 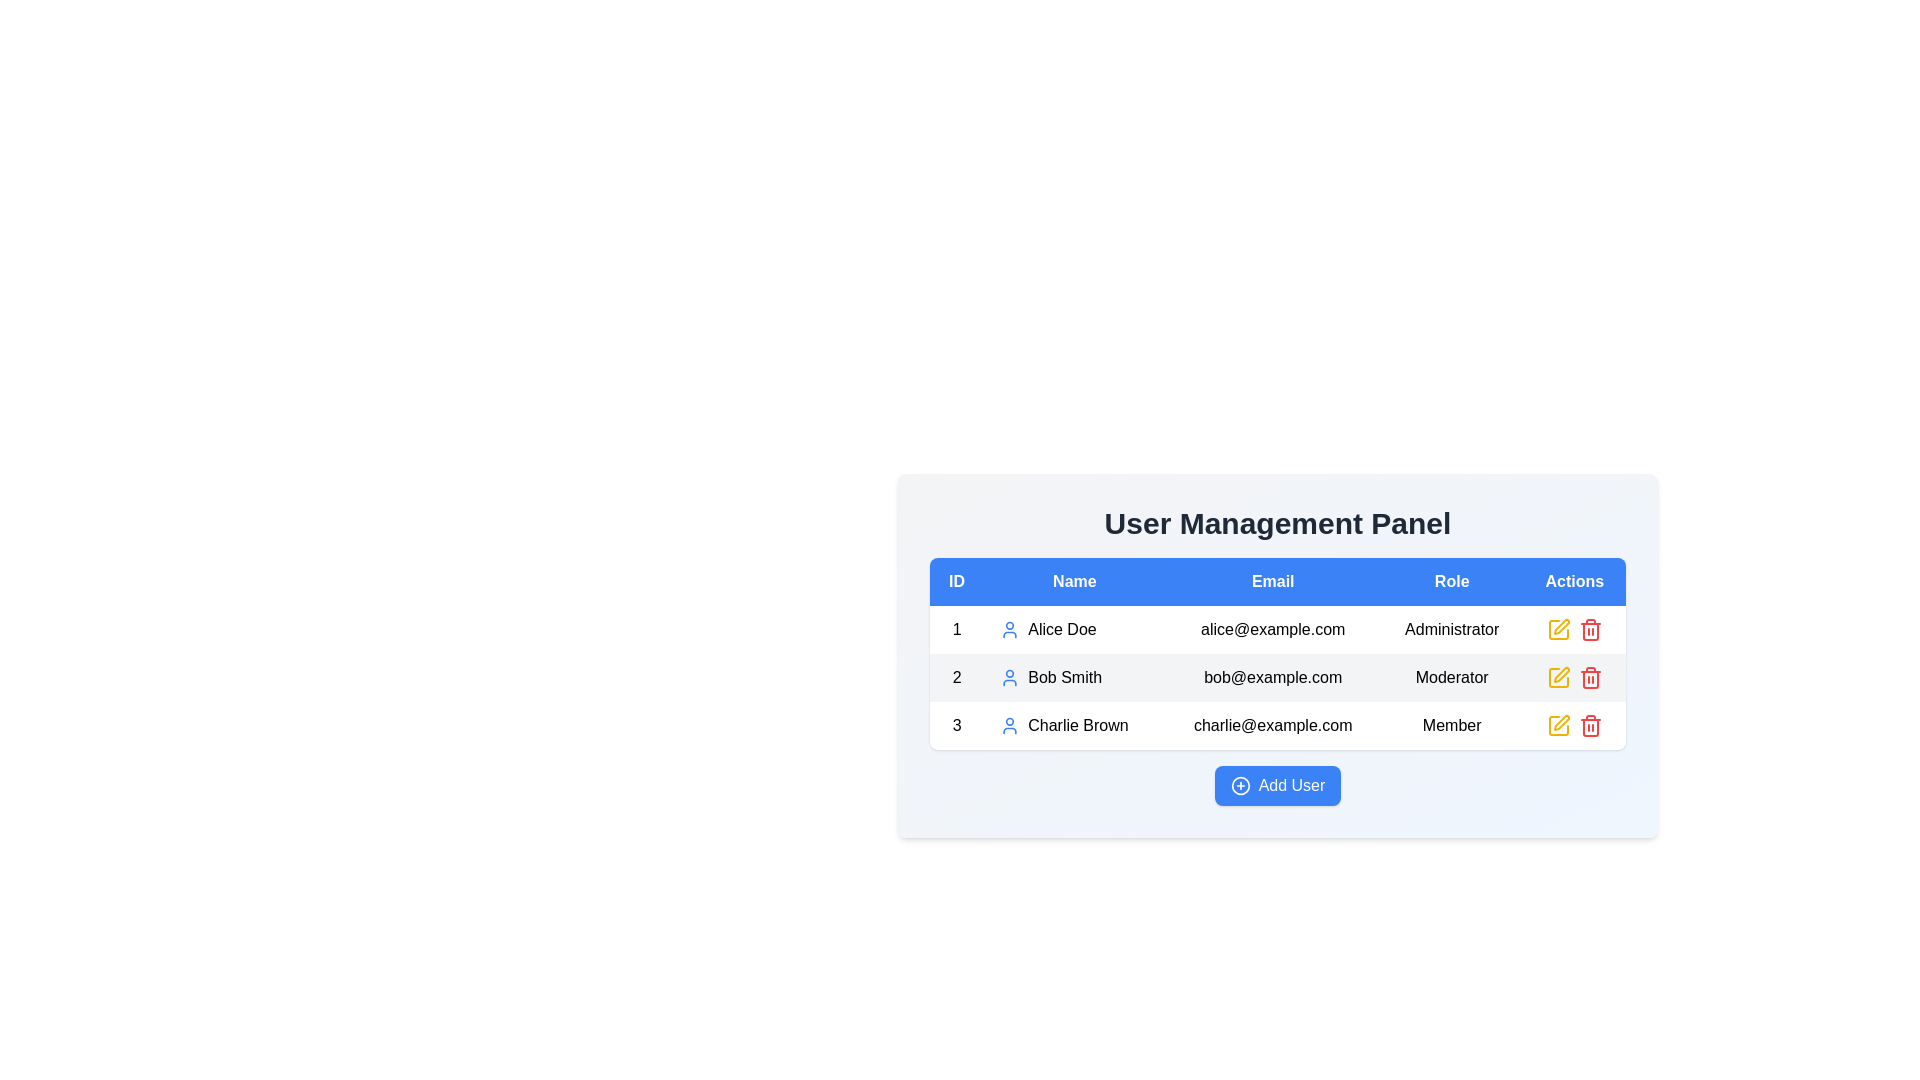 I want to click on the user icon representing 'Bob Smith' in the second row of the 'Name' column, so click(x=1010, y=677).